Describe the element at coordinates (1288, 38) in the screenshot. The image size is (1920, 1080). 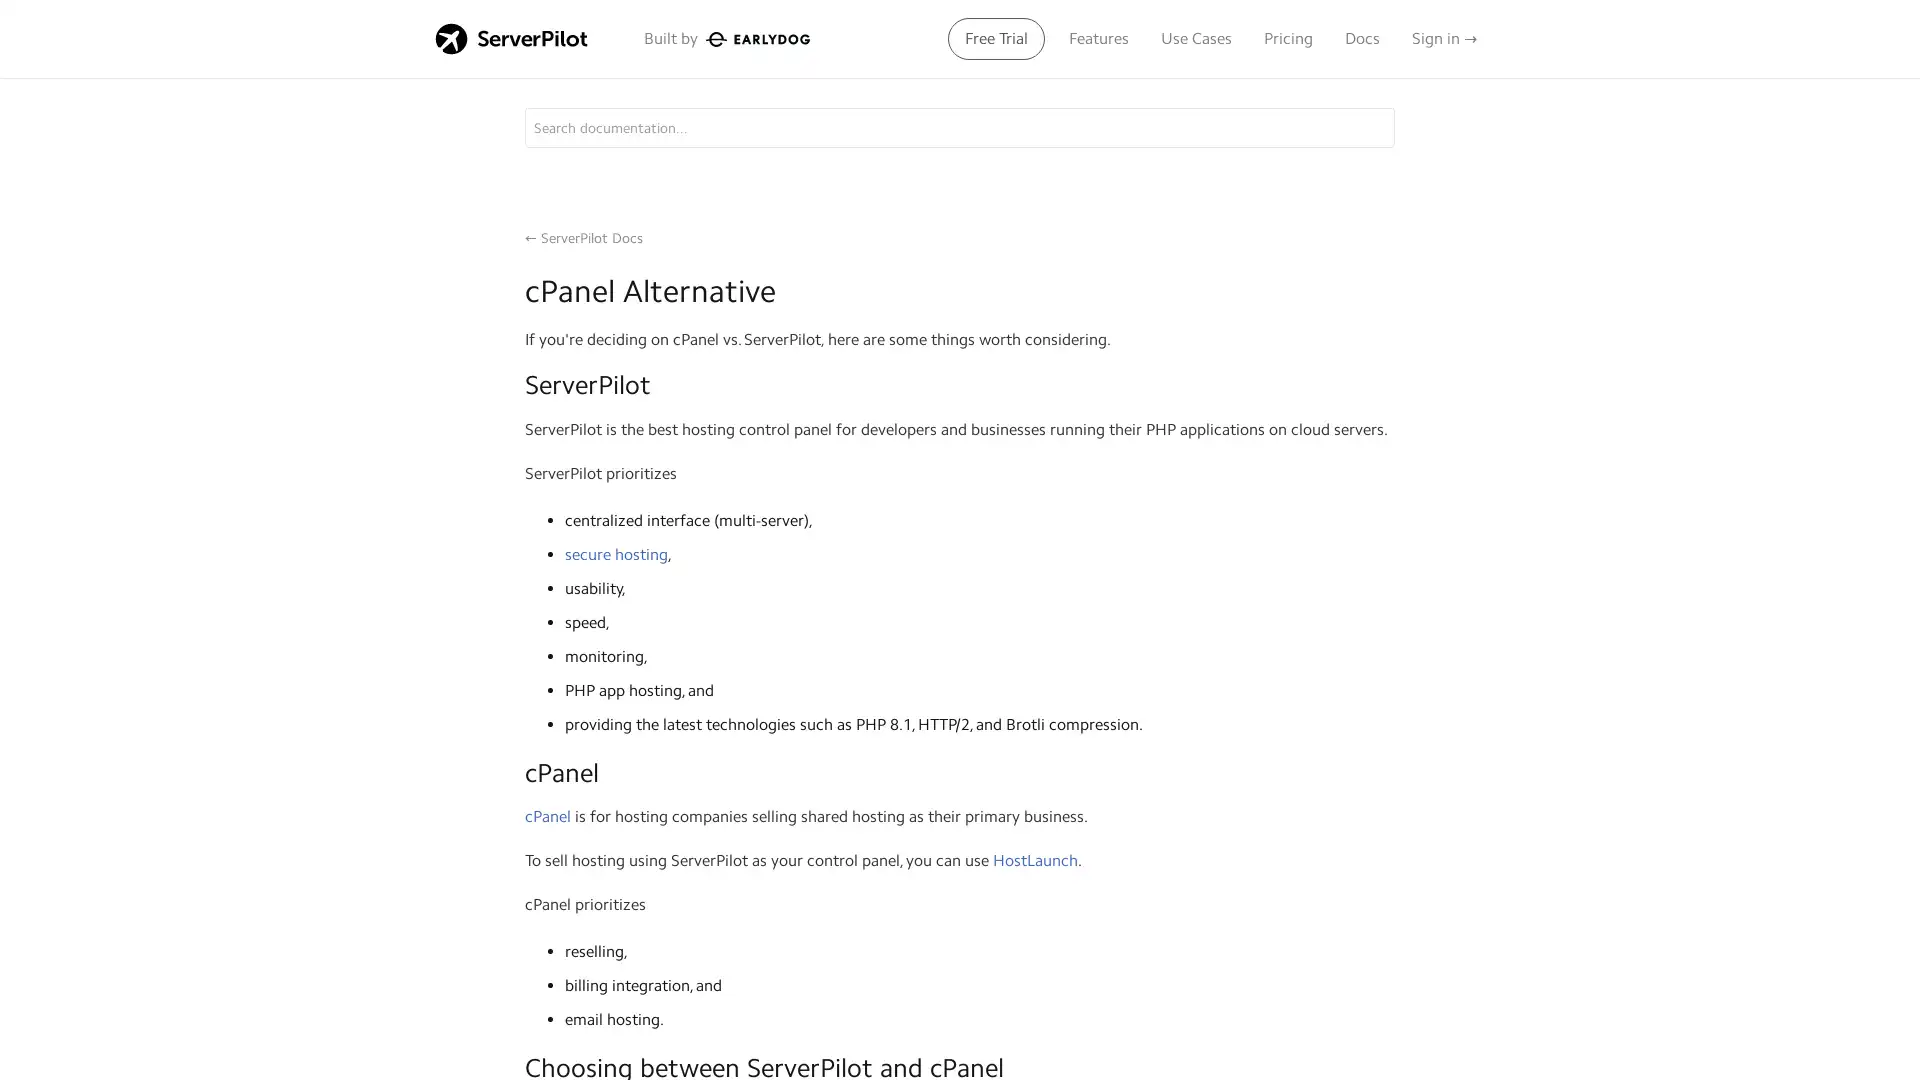
I see `Pricing` at that location.